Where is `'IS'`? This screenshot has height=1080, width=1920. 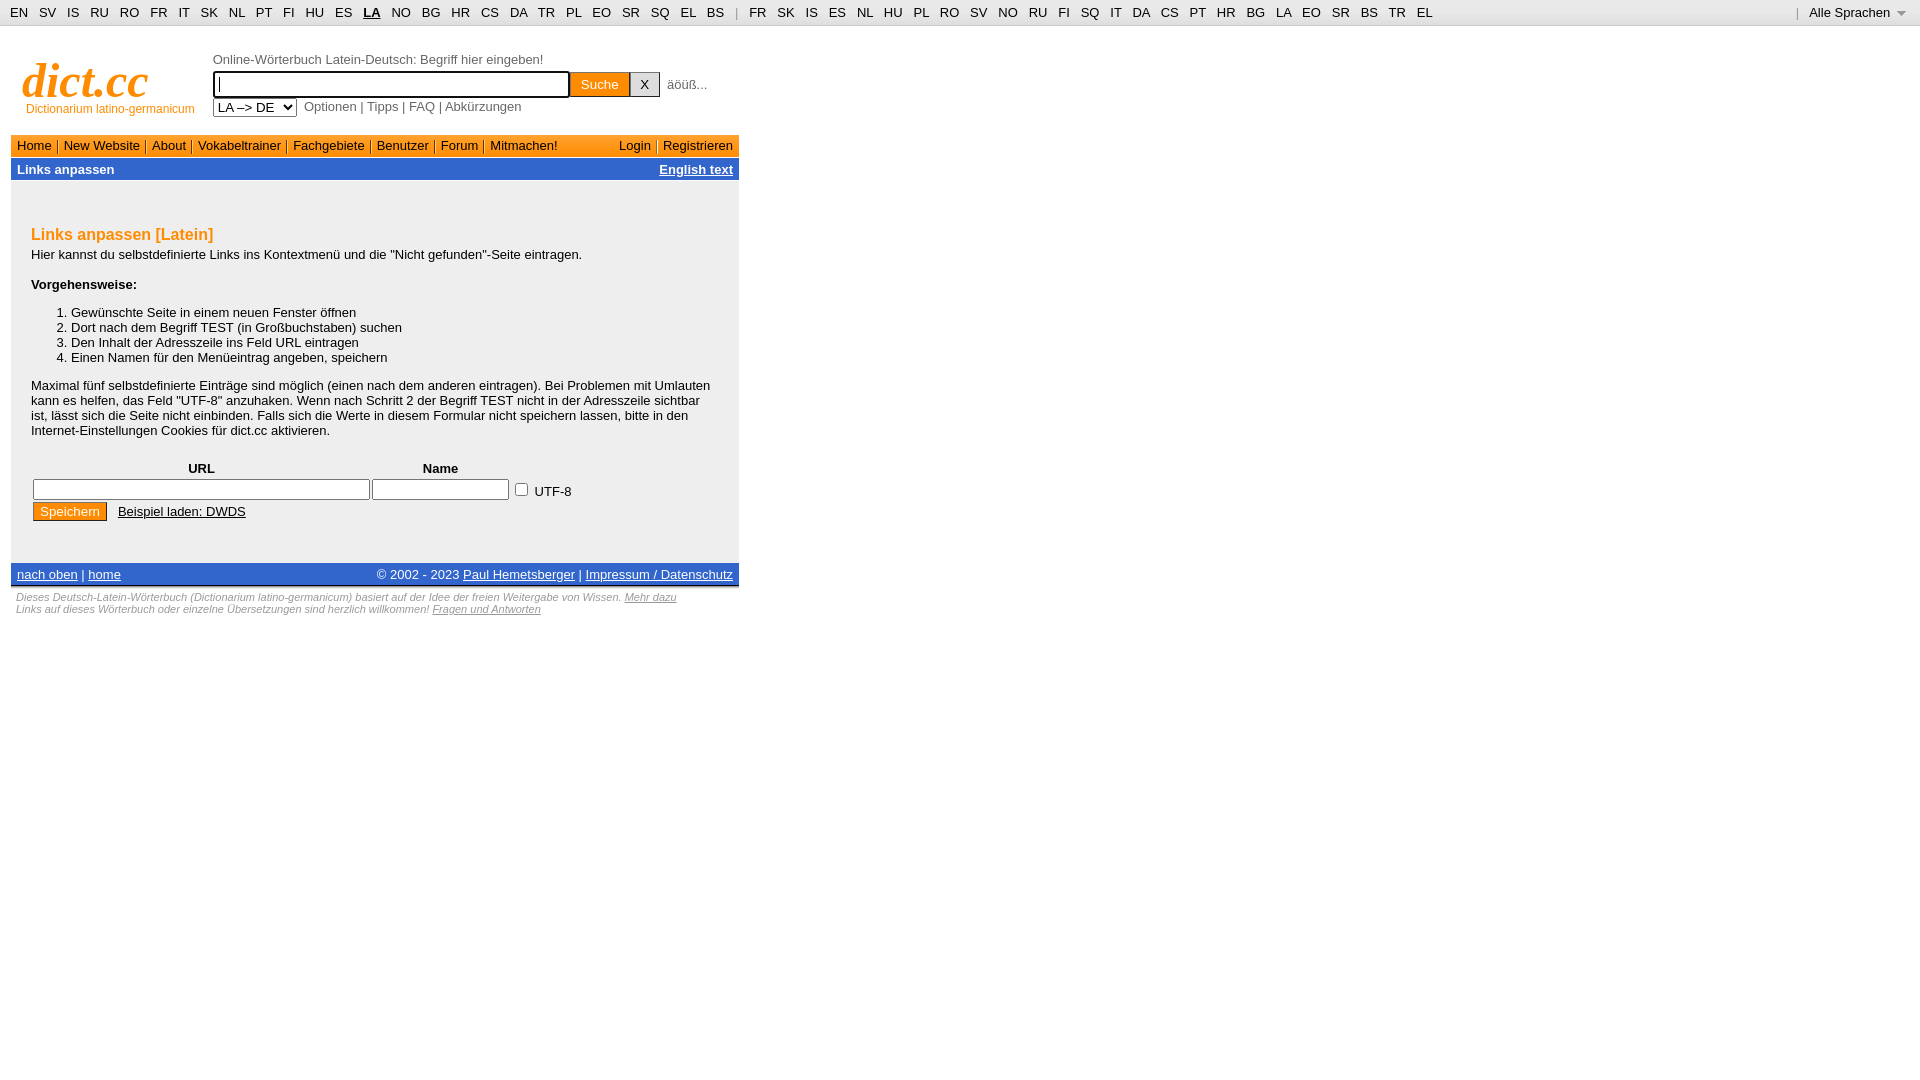
'IS' is located at coordinates (806, 12).